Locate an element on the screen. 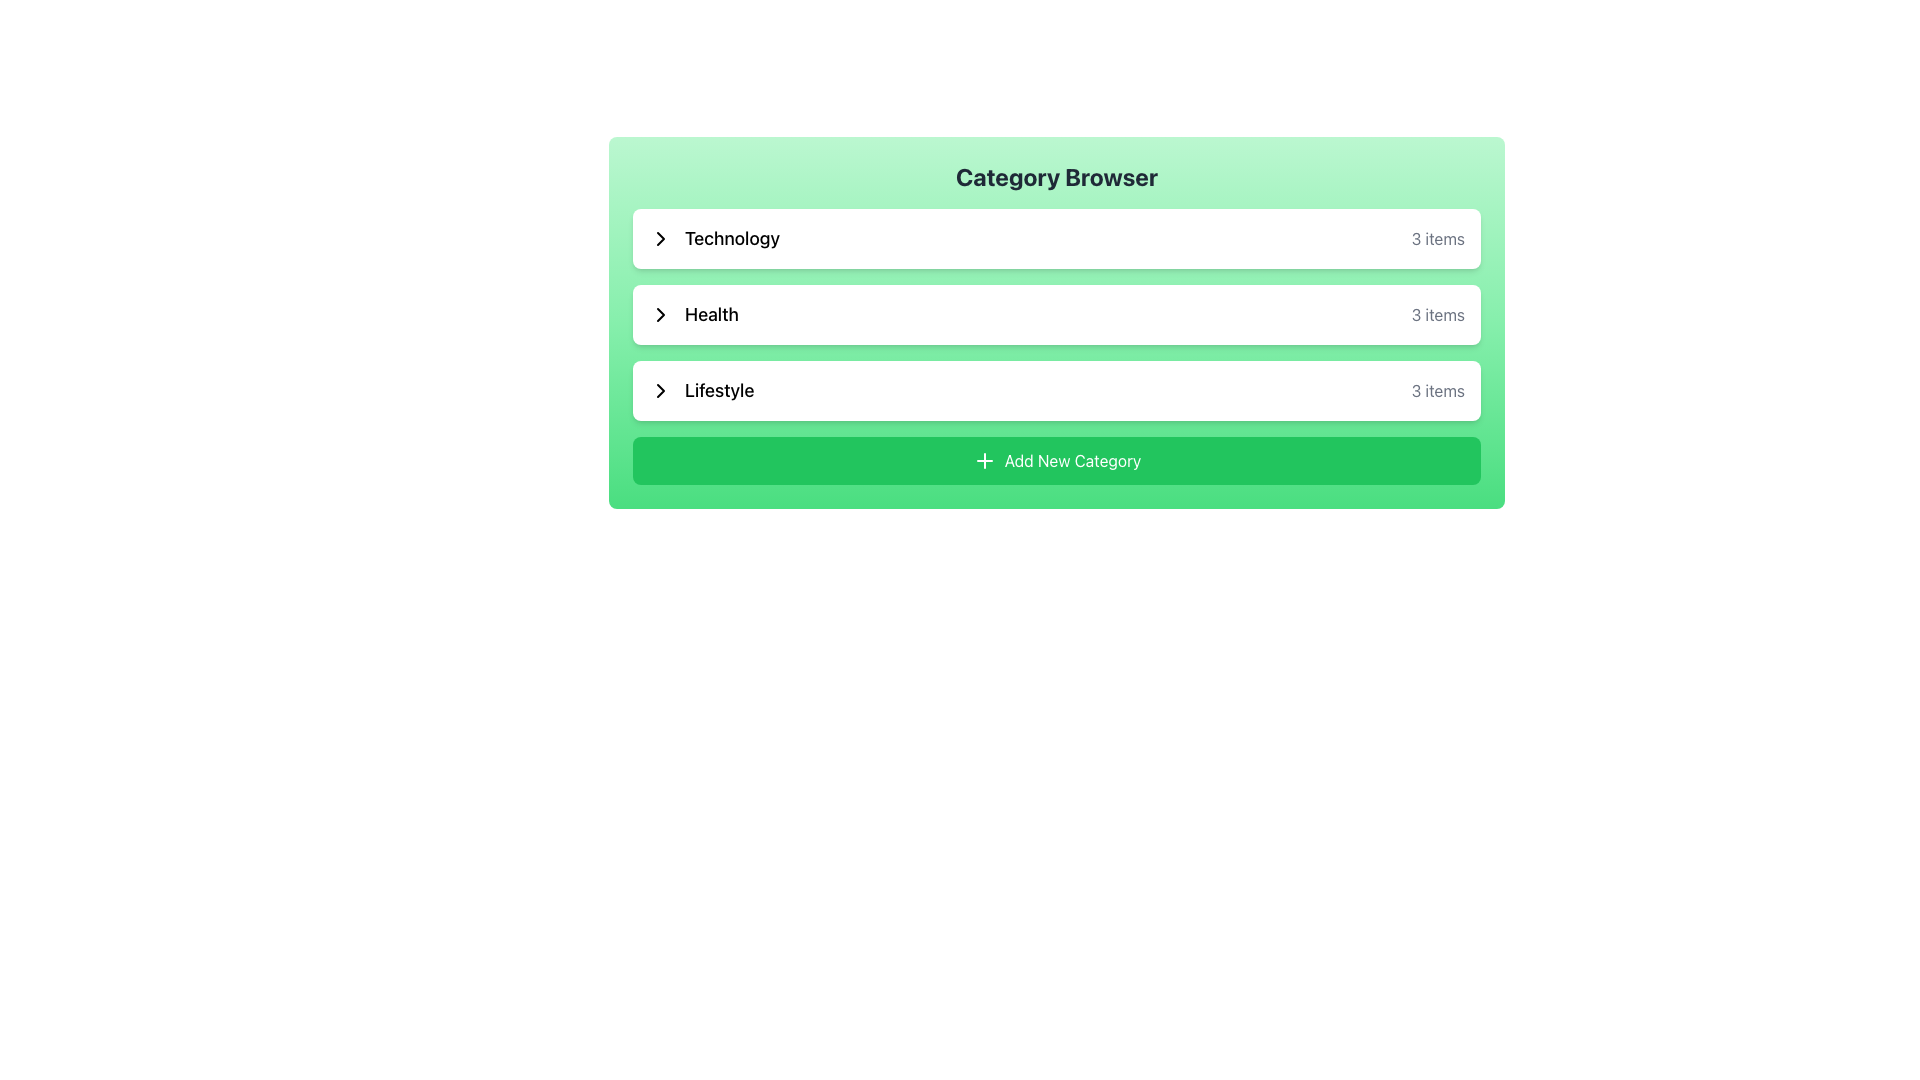 This screenshot has width=1920, height=1080. the chevron icon in the third row of the 'Lifestyle' category is located at coordinates (661, 390).